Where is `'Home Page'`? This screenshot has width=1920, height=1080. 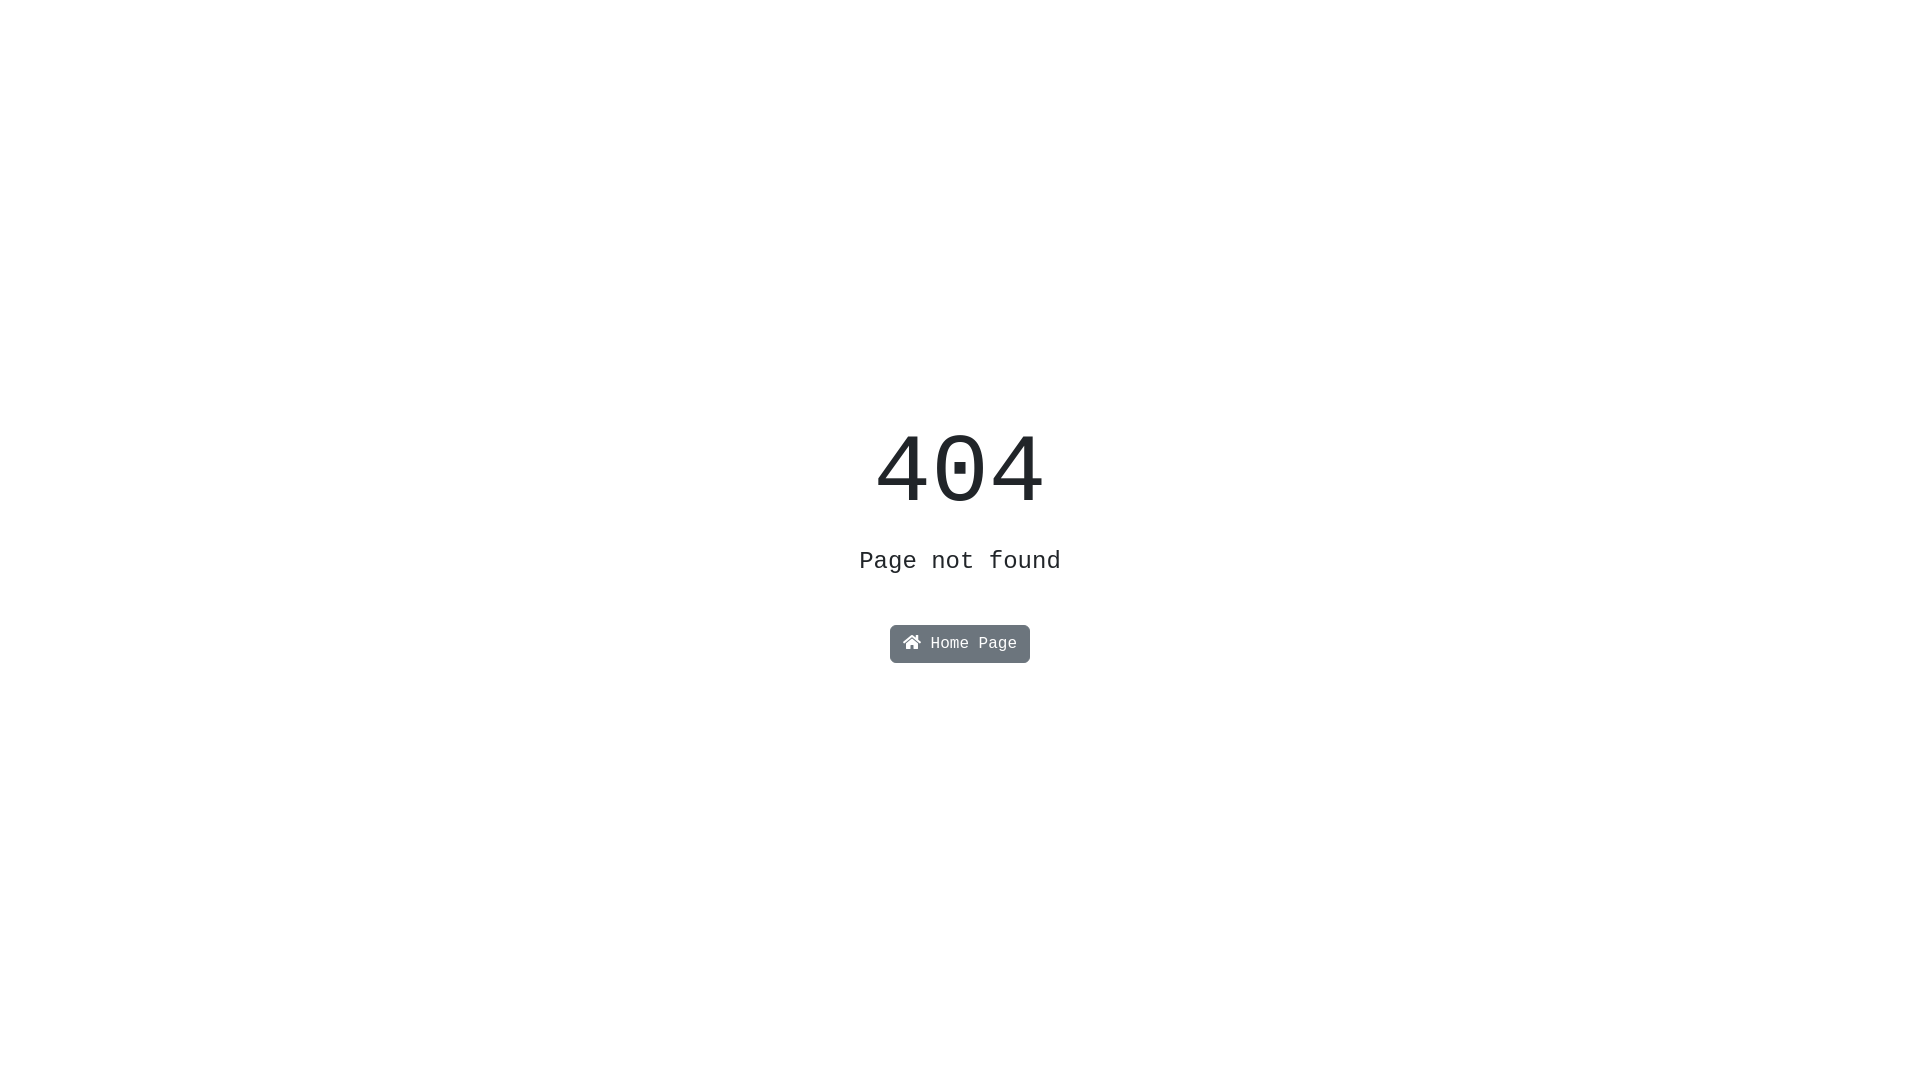
'Home Page' is located at coordinates (960, 644).